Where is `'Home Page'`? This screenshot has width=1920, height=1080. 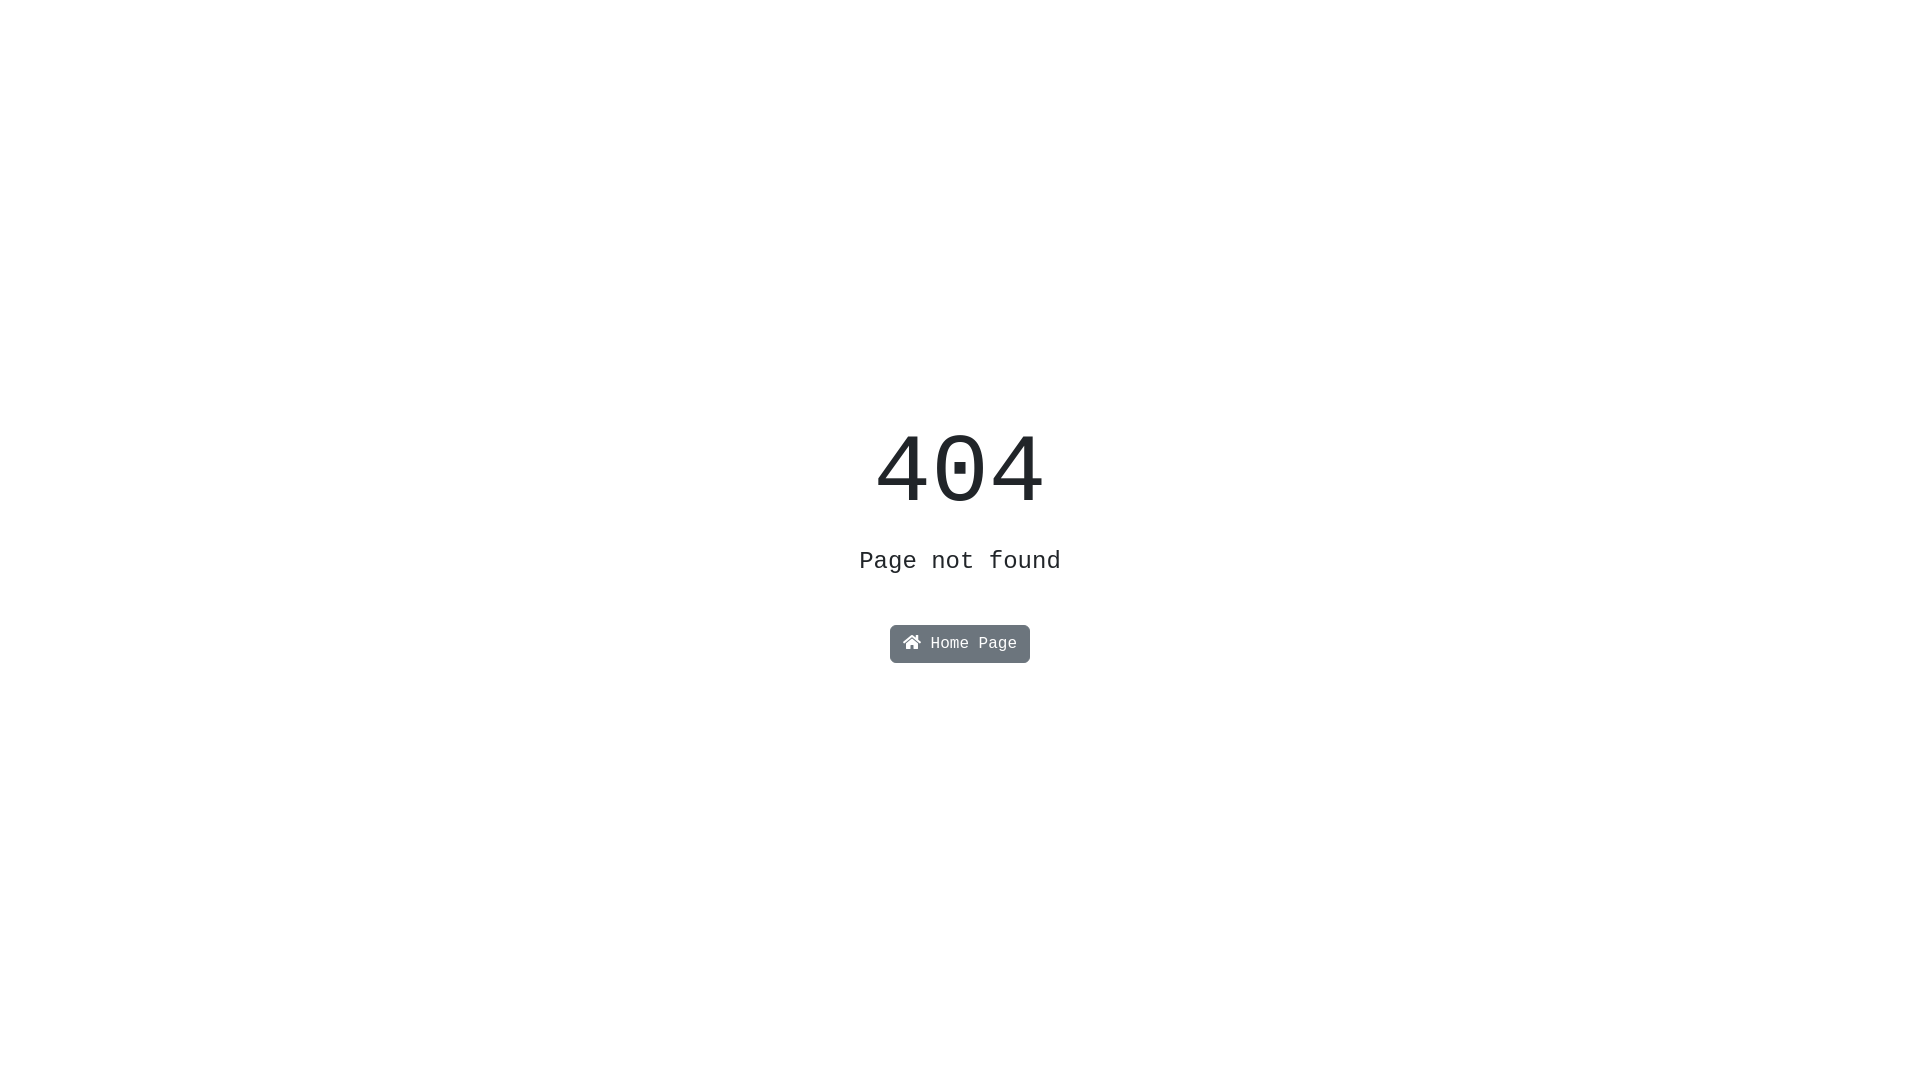
'Home Page' is located at coordinates (960, 644).